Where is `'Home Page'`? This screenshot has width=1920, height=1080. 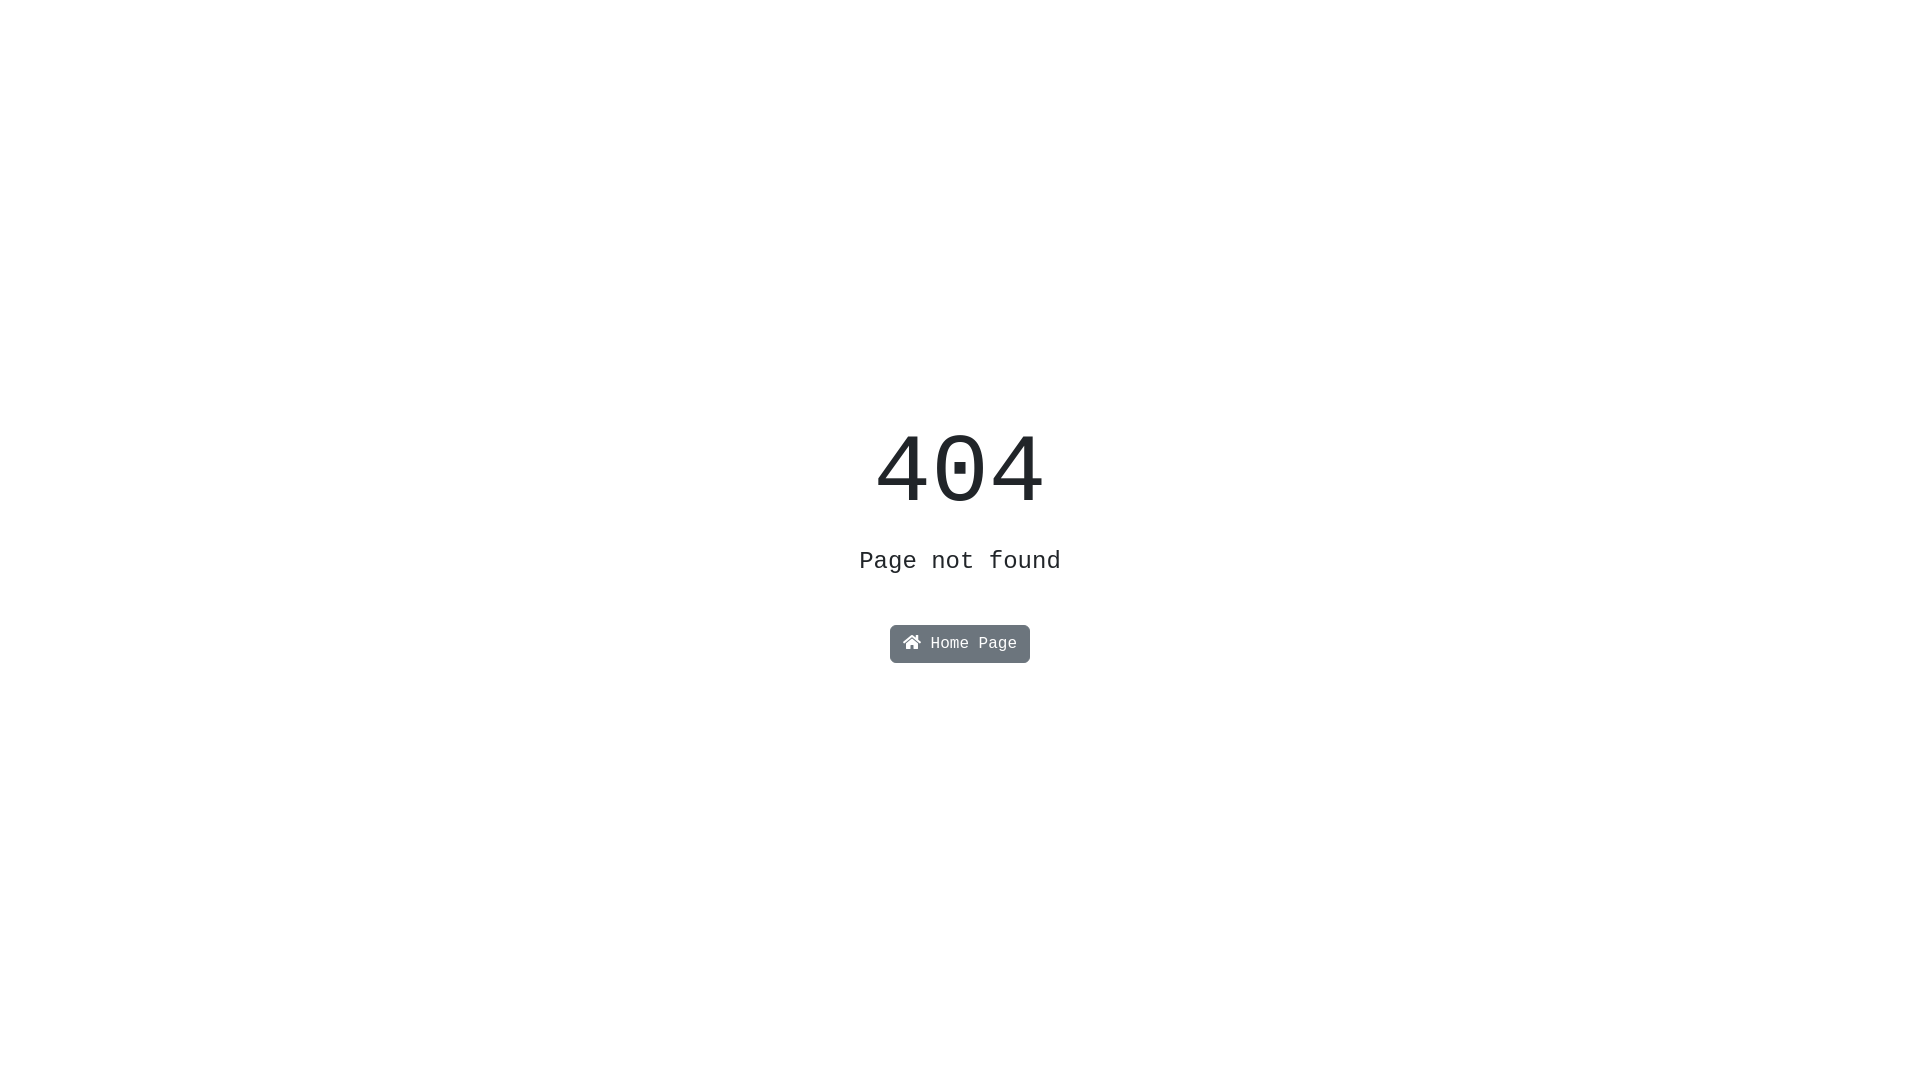
'Home Page' is located at coordinates (960, 644).